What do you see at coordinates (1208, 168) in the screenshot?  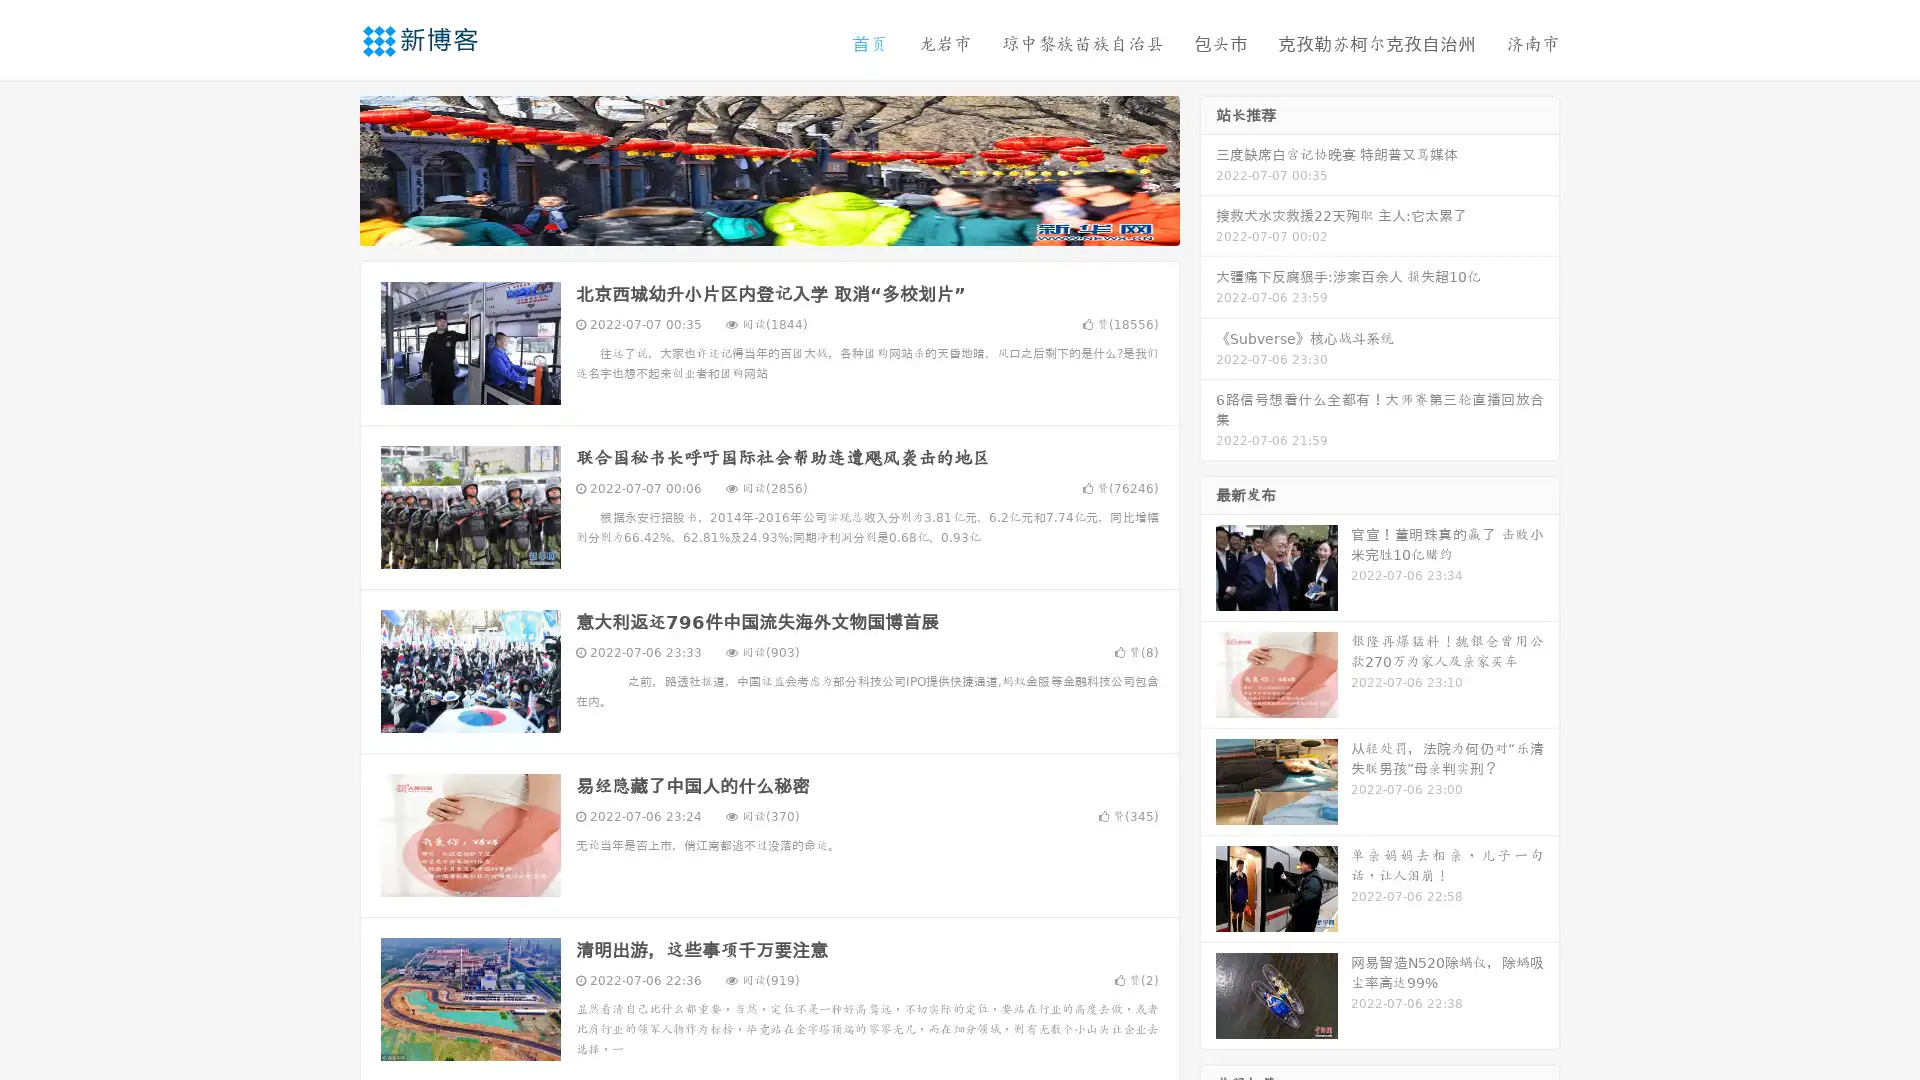 I see `Next slide` at bounding box center [1208, 168].